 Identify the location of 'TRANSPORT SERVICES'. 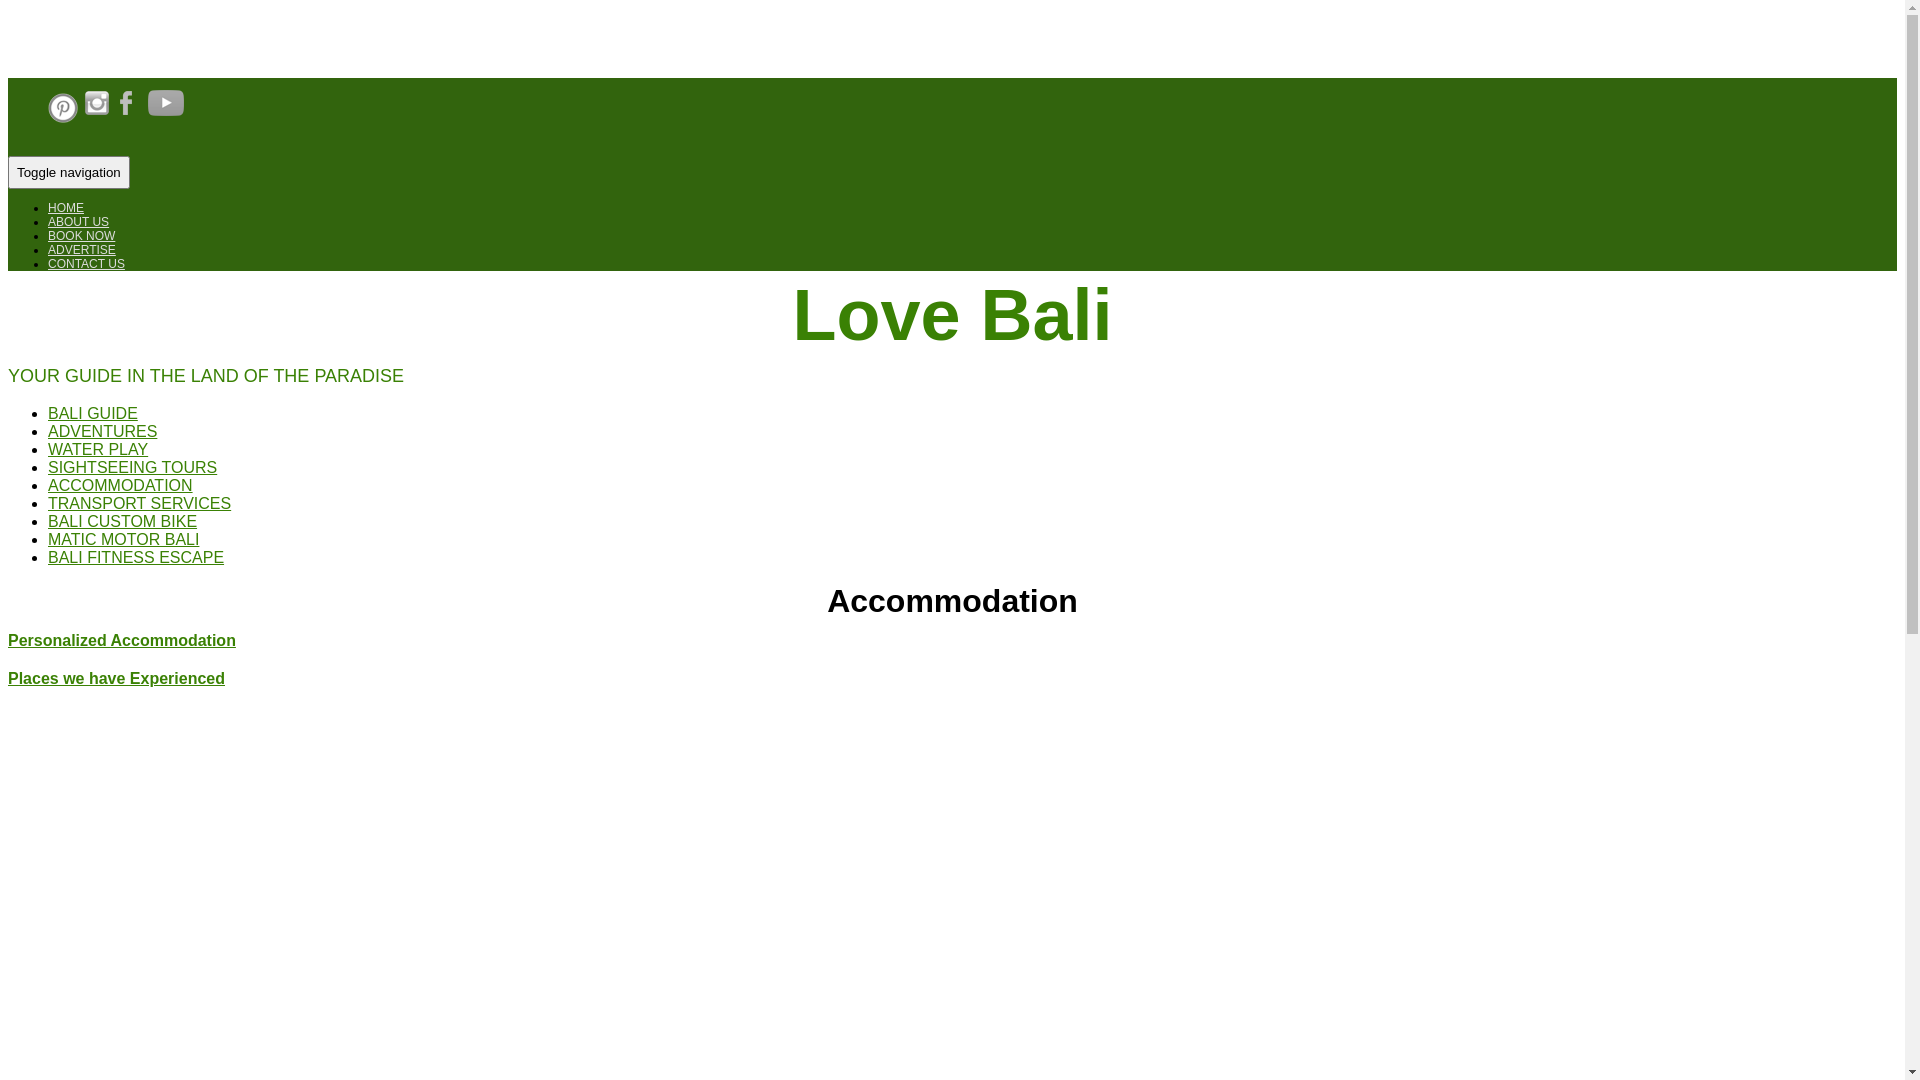
(138, 502).